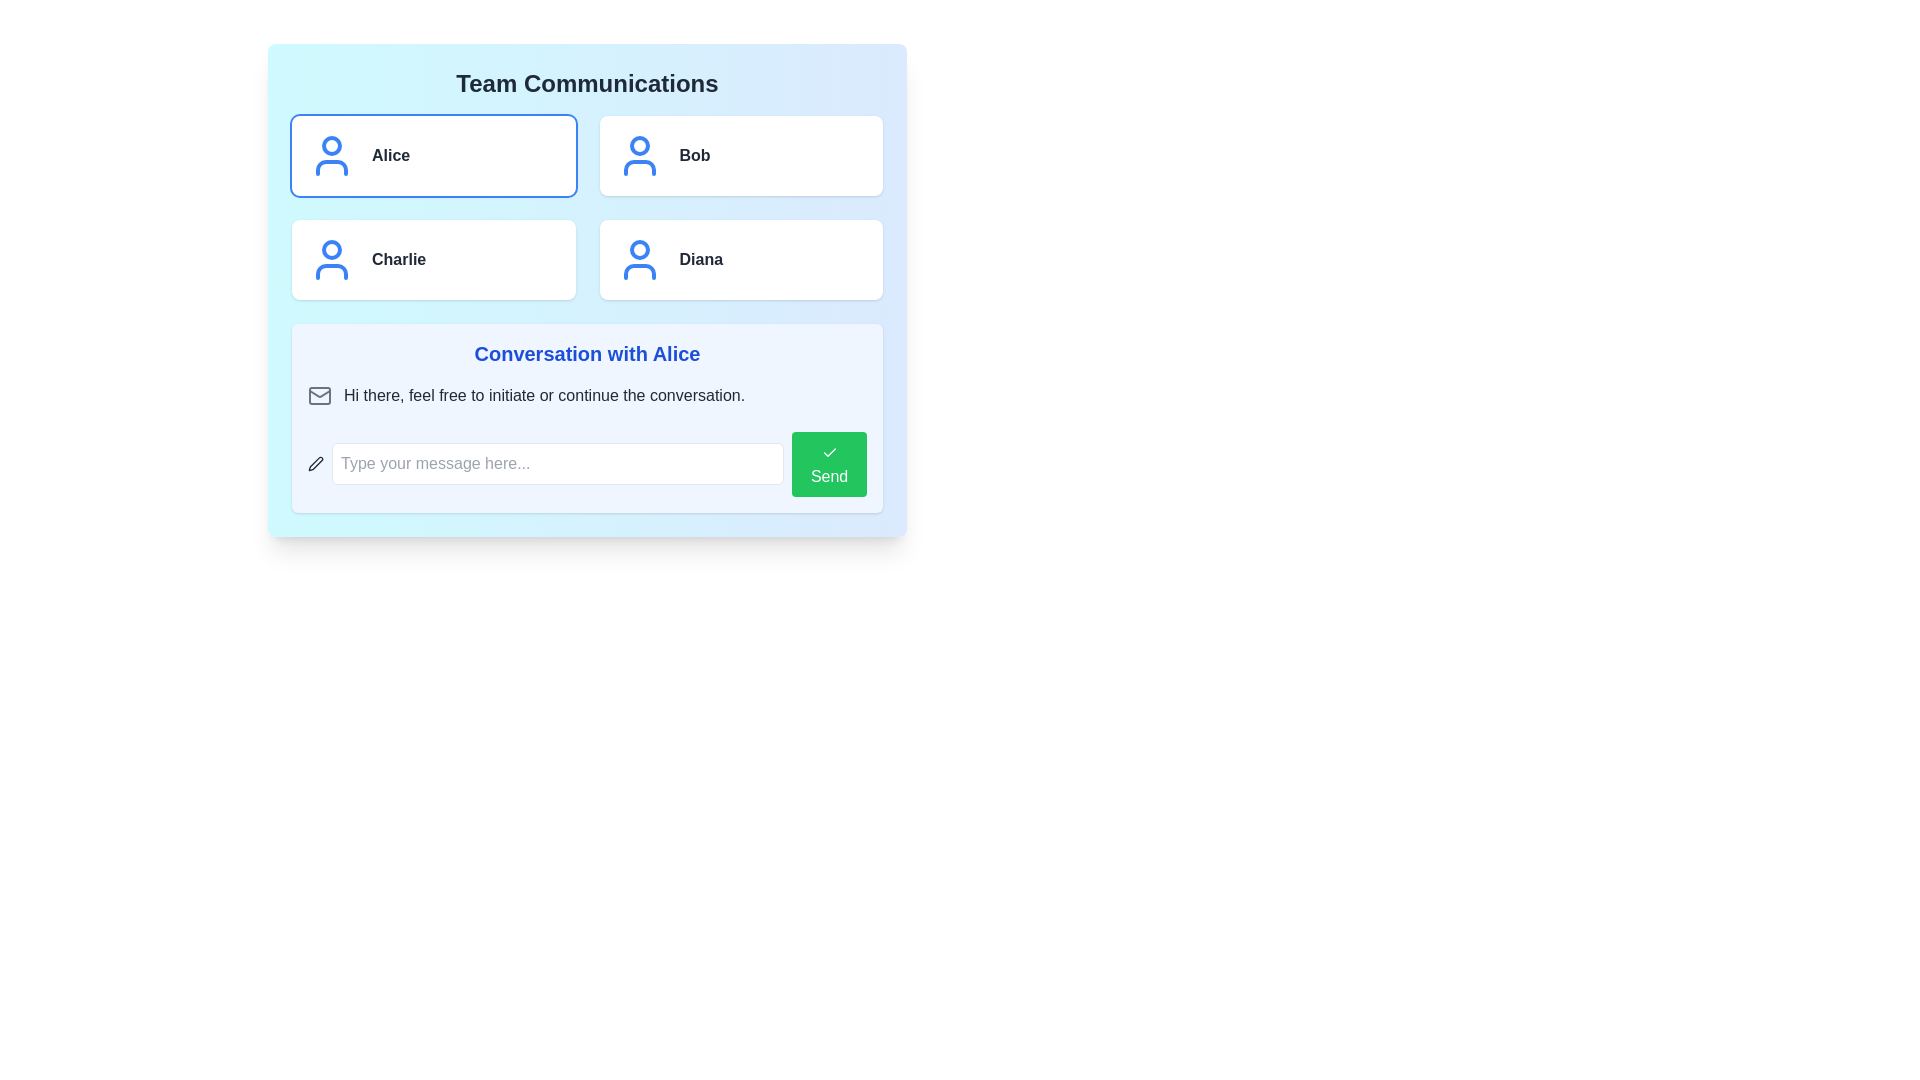 Image resolution: width=1920 pixels, height=1080 pixels. I want to click on the arc-like shape forming the torso of the user avatar icon representing Alice, located in the upper left quadrant of the interface, so click(331, 167).